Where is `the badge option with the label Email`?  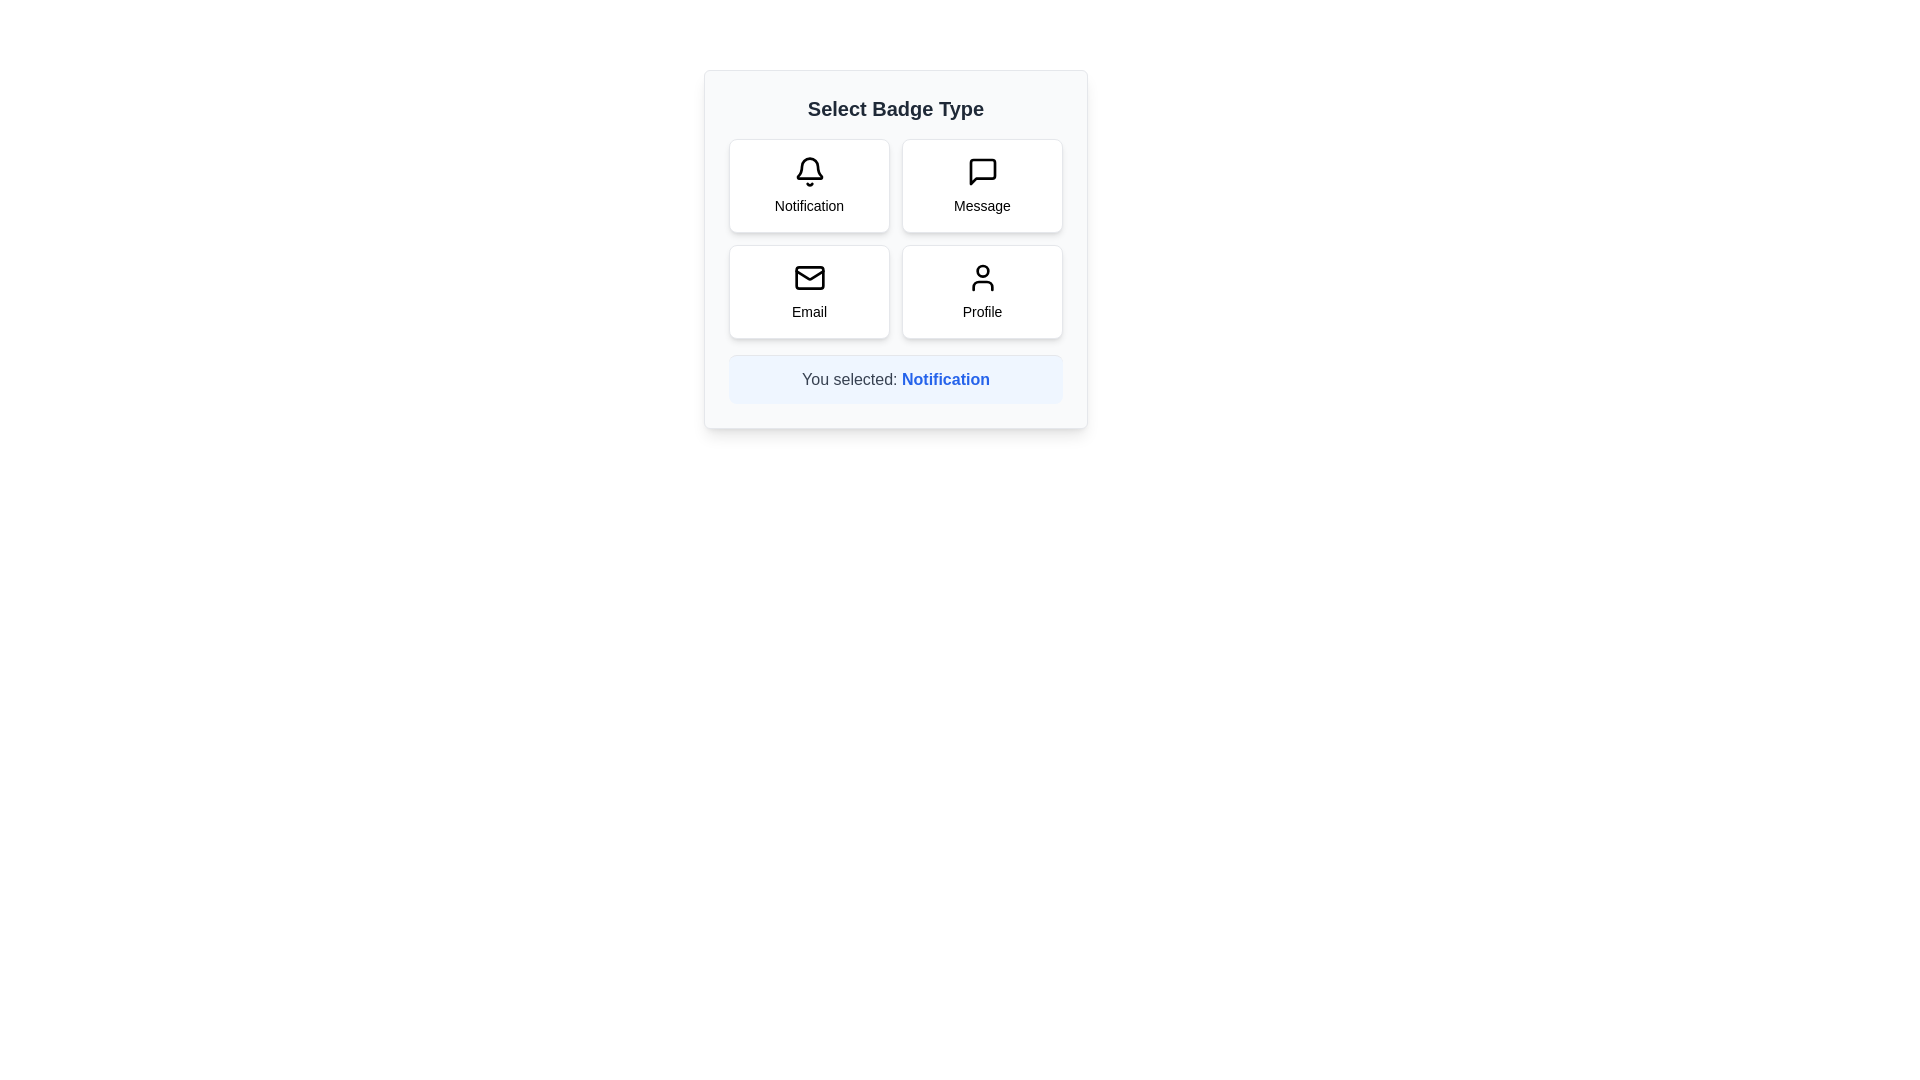 the badge option with the label Email is located at coordinates (809, 292).